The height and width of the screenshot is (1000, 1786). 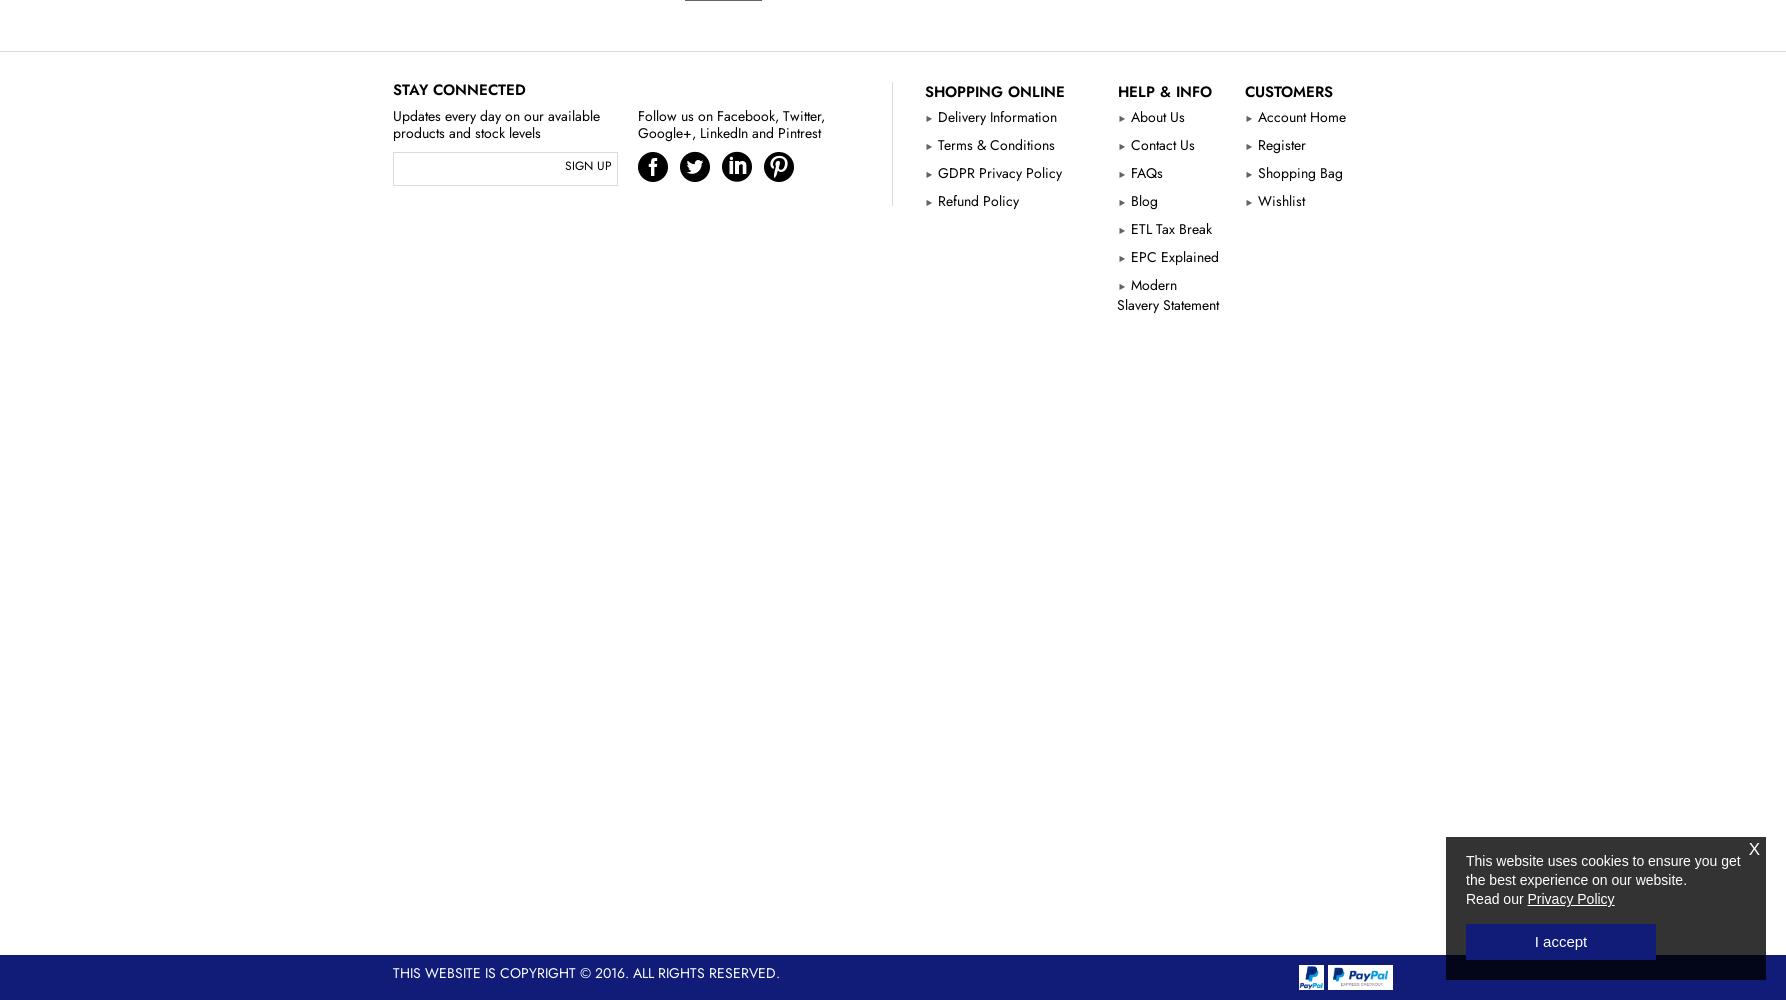 What do you see at coordinates (994, 90) in the screenshot?
I see `'SHOPPING ONLINE'` at bounding box center [994, 90].